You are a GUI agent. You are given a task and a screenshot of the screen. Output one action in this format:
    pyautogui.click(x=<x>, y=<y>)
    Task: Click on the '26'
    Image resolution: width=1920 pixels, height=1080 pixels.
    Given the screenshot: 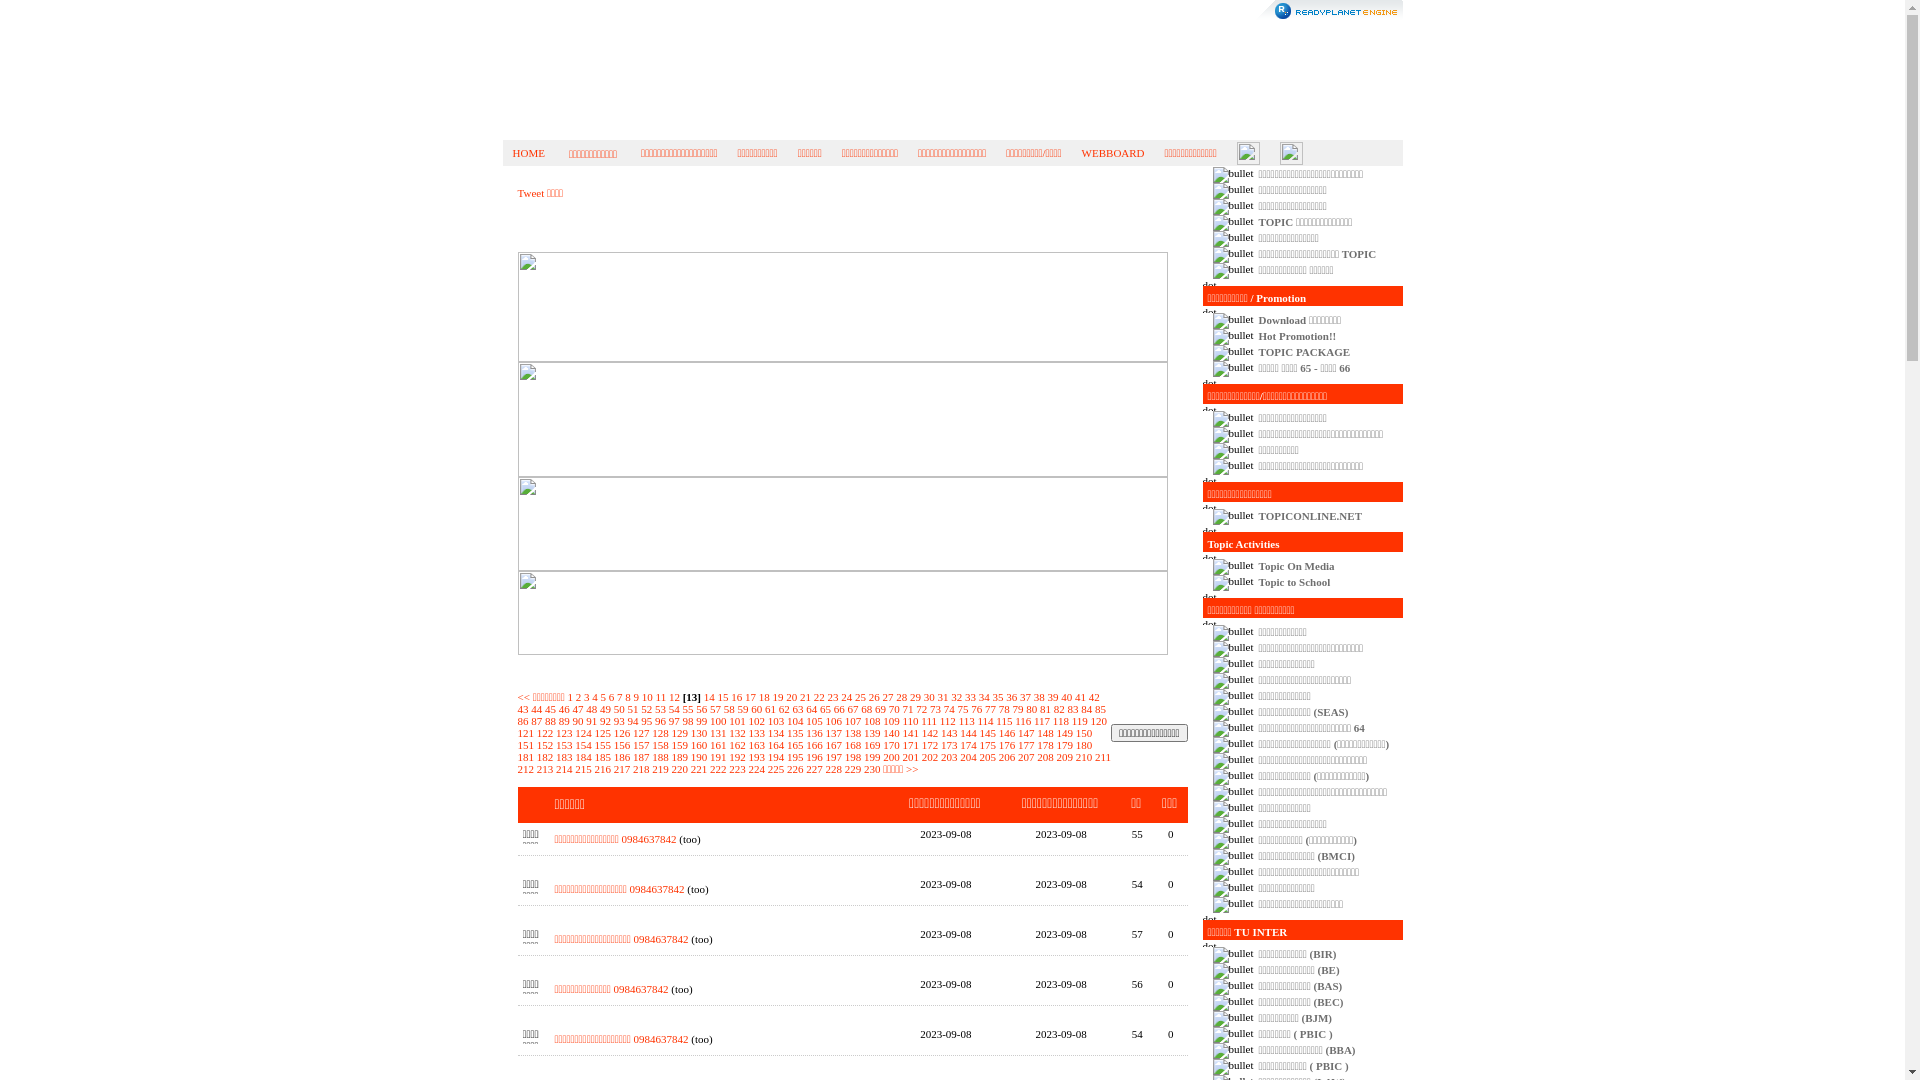 What is the action you would take?
    pyautogui.click(x=874, y=696)
    